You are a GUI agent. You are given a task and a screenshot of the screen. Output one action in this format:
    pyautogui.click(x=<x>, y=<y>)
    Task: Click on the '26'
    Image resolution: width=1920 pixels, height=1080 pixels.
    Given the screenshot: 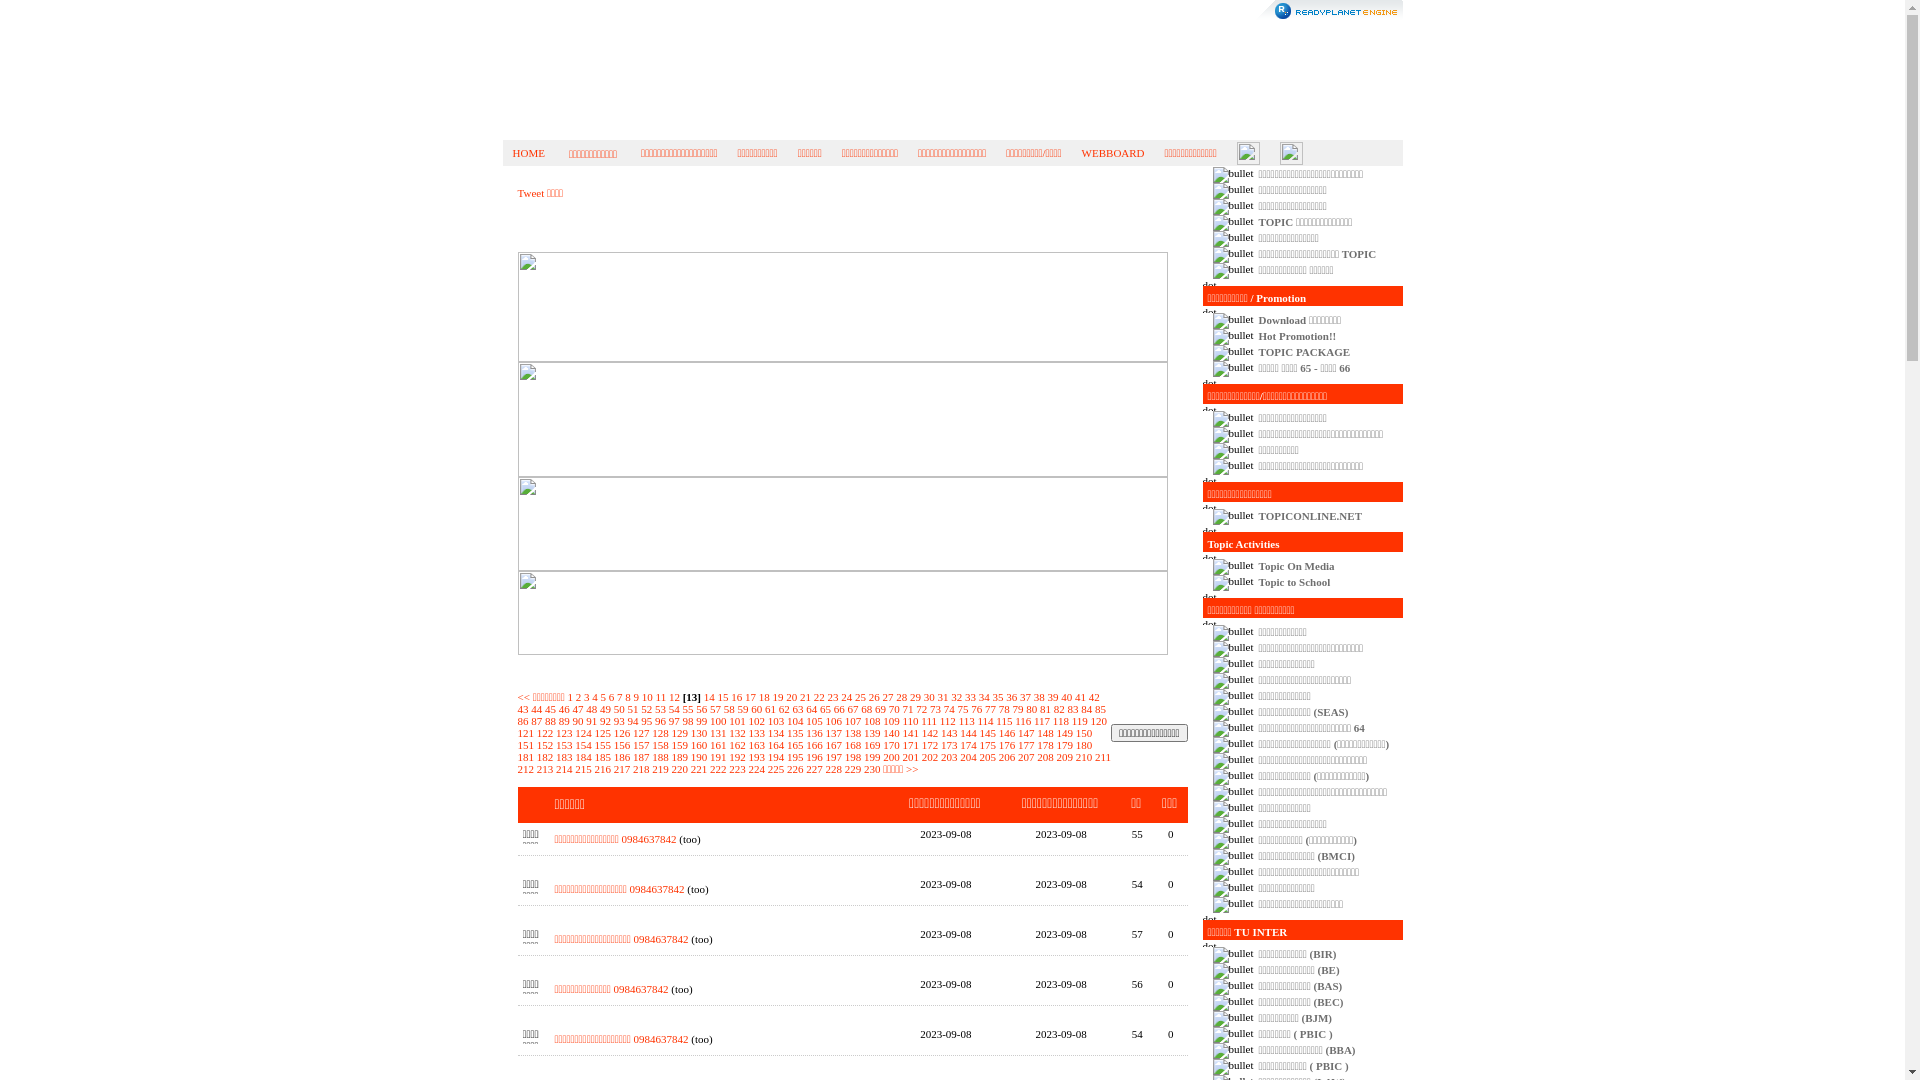 What is the action you would take?
    pyautogui.click(x=874, y=696)
    